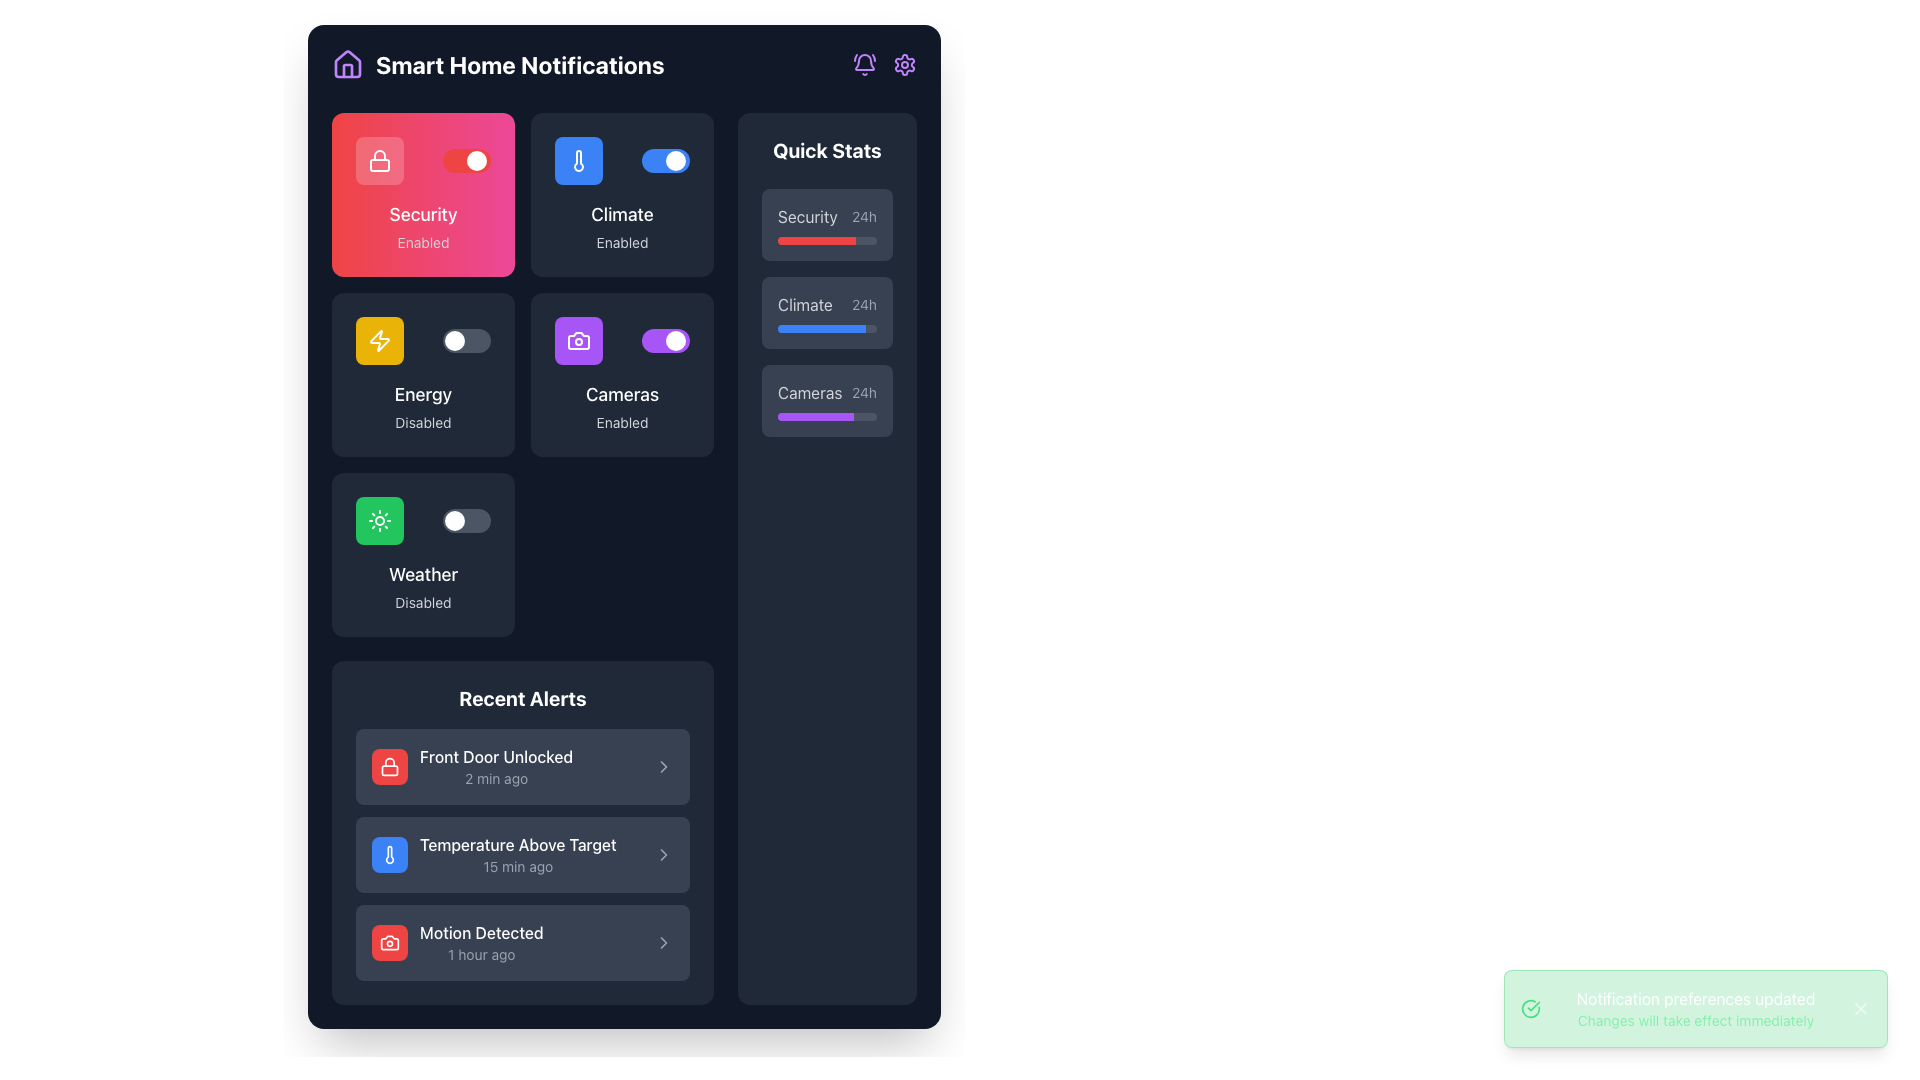  I want to click on the second entry in the 'Recent Alerts' section, which displays an alert about a temperature exceeding a defined target, so click(518, 855).